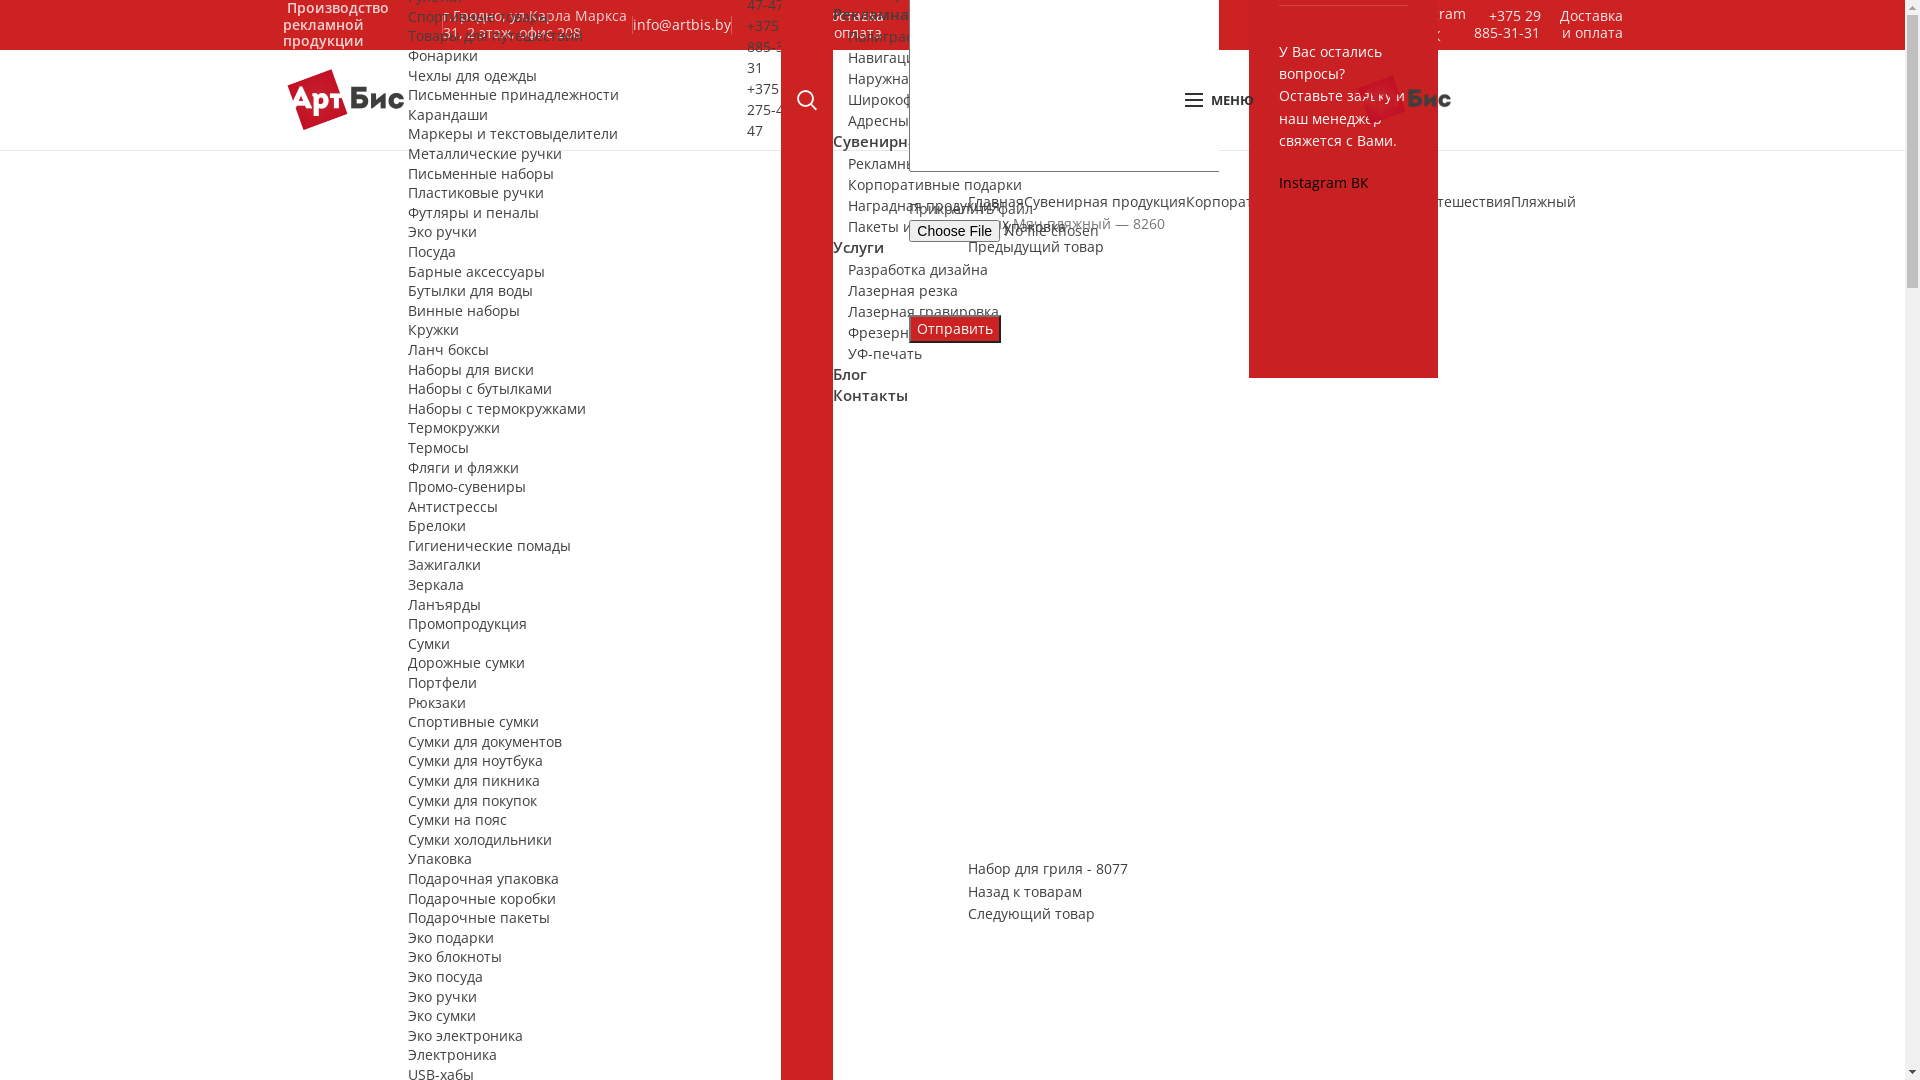 The height and width of the screenshot is (1080, 1920). Describe the element at coordinates (1315, 182) in the screenshot. I see `'Instagram'` at that location.